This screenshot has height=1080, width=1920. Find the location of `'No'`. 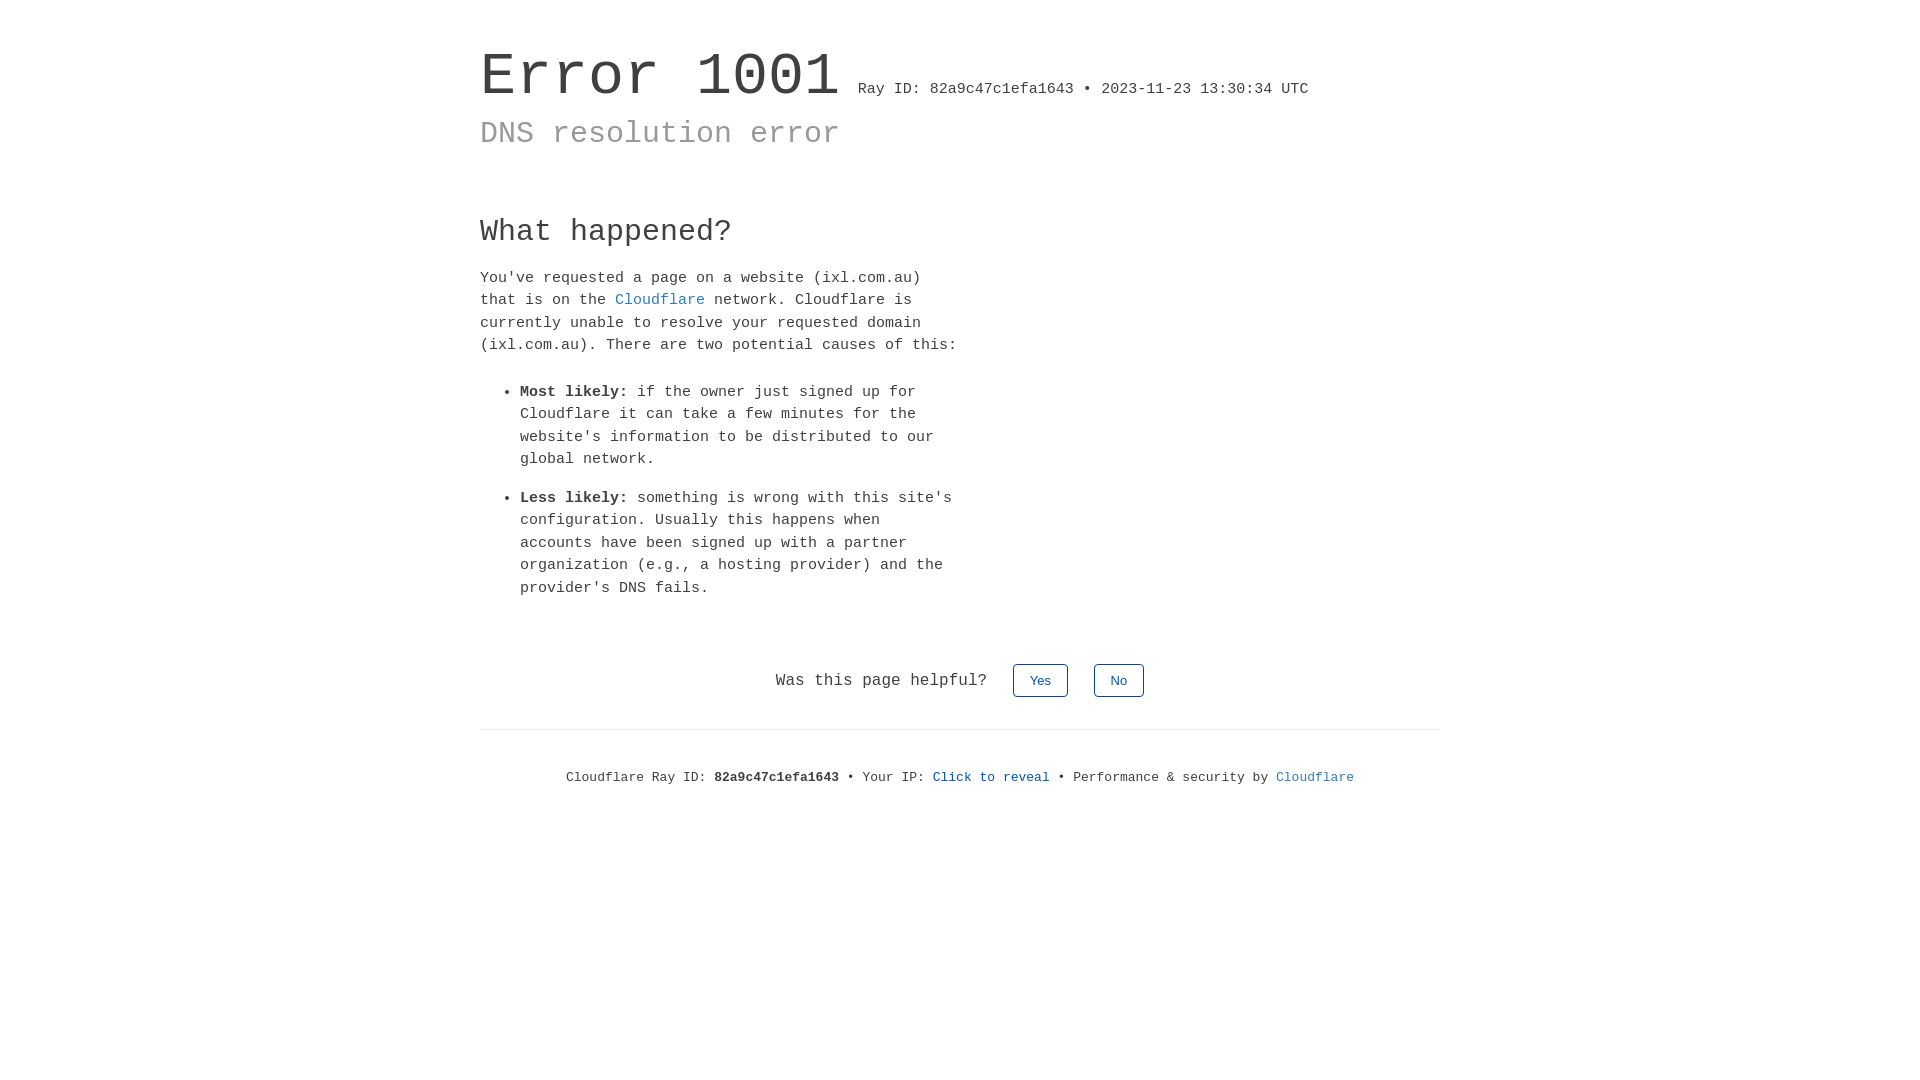

'No' is located at coordinates (1118, 679).